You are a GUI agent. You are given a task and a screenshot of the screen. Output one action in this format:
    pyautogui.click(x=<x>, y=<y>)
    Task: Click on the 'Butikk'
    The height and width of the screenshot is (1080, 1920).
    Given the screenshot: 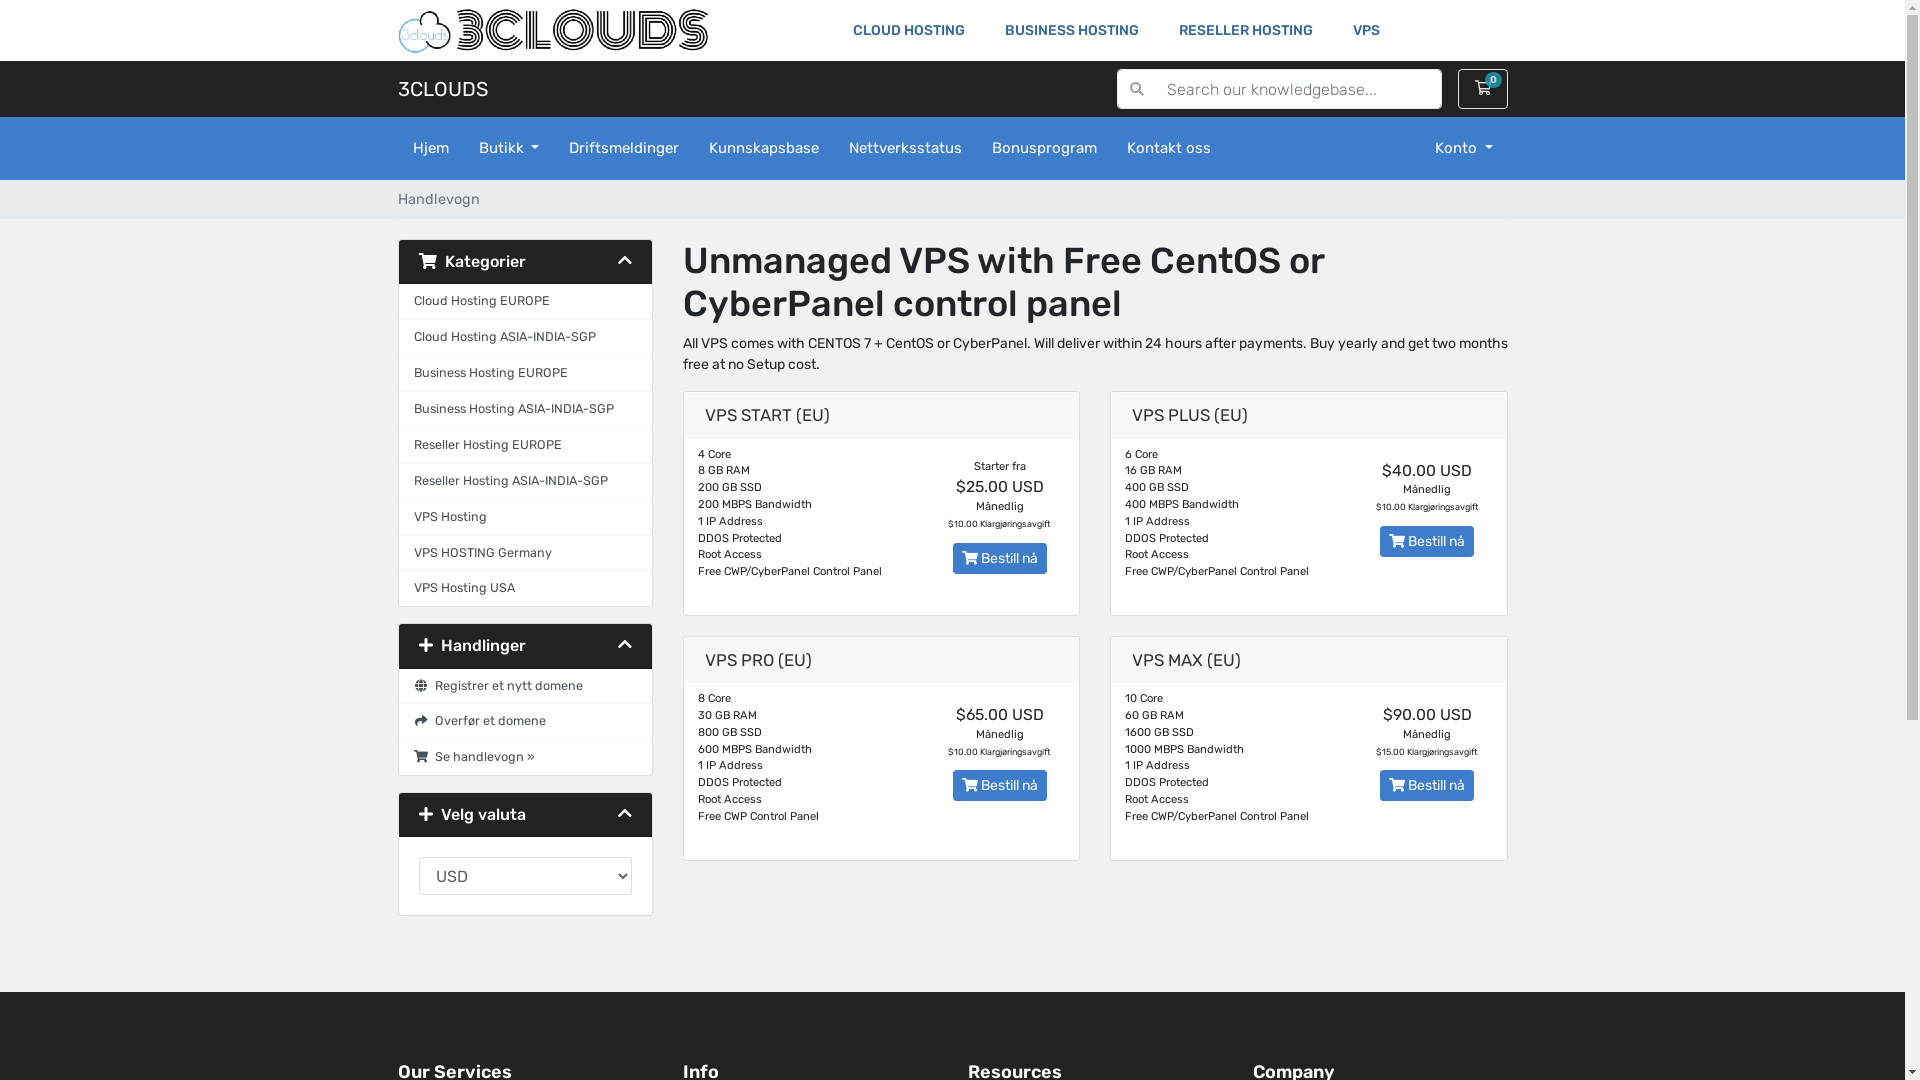 What is the action you would take?
    pyautogui.click(x=509, y=147)
    